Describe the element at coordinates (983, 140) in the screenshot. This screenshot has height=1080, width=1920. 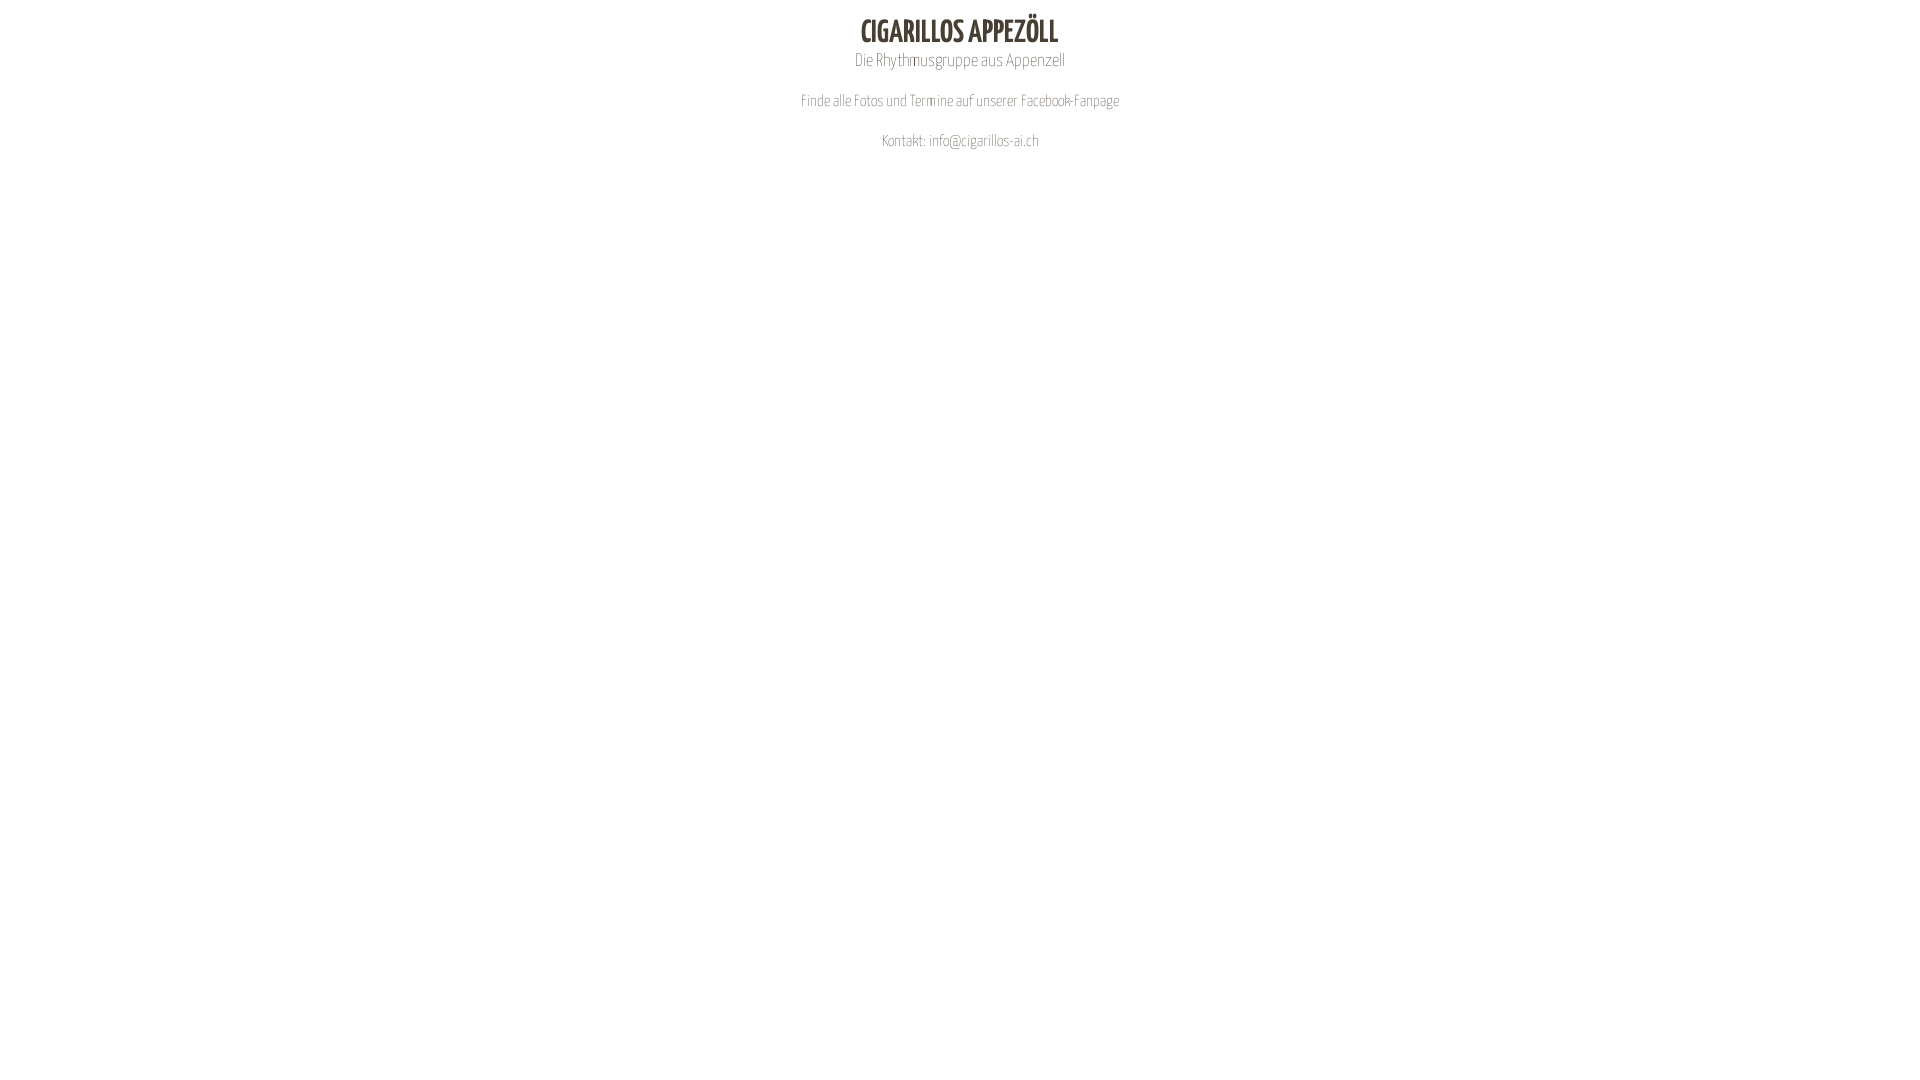
I see `'info@cigarillos-ai.ch'` at that location.